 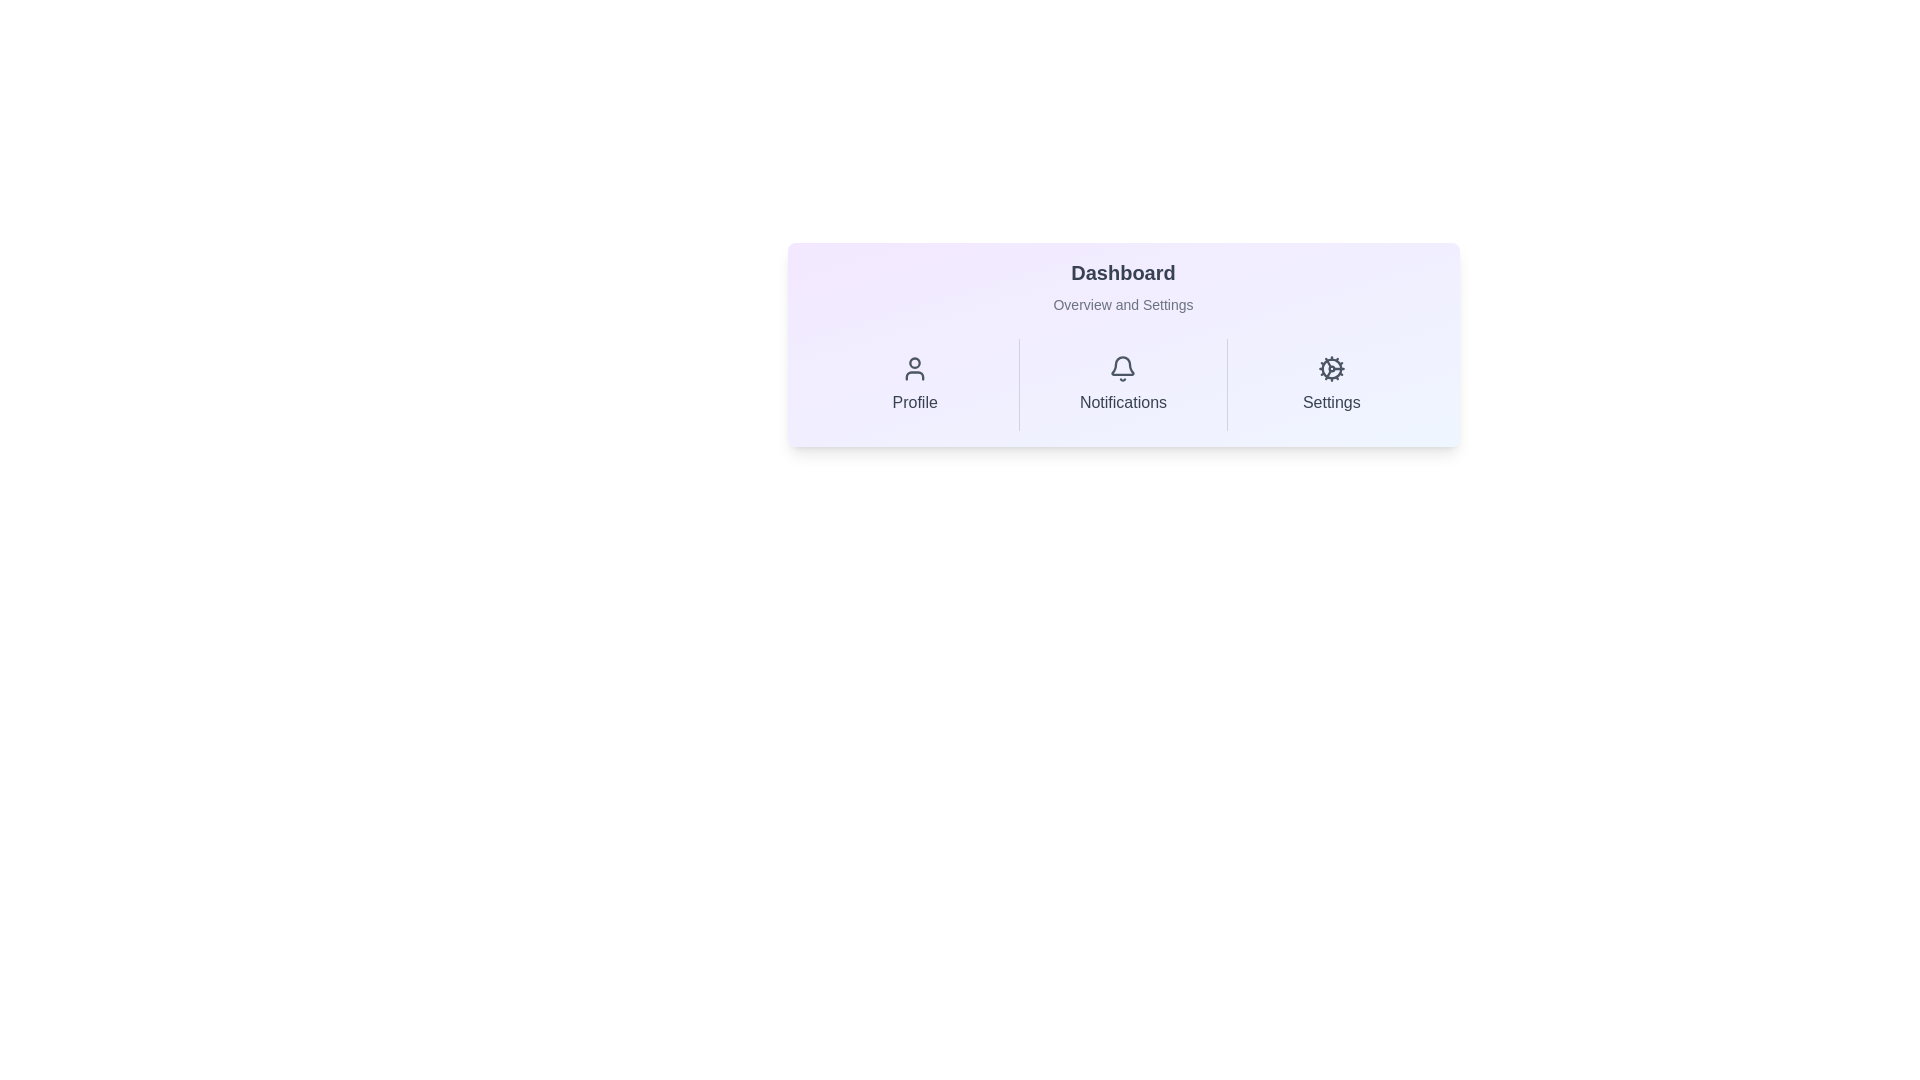 What do you see at coordinates (1331, 385) in the screenshot?
I see `the settings button, which is the third element in a horizontal group of navigation links` at bounding box center [1331, 385].